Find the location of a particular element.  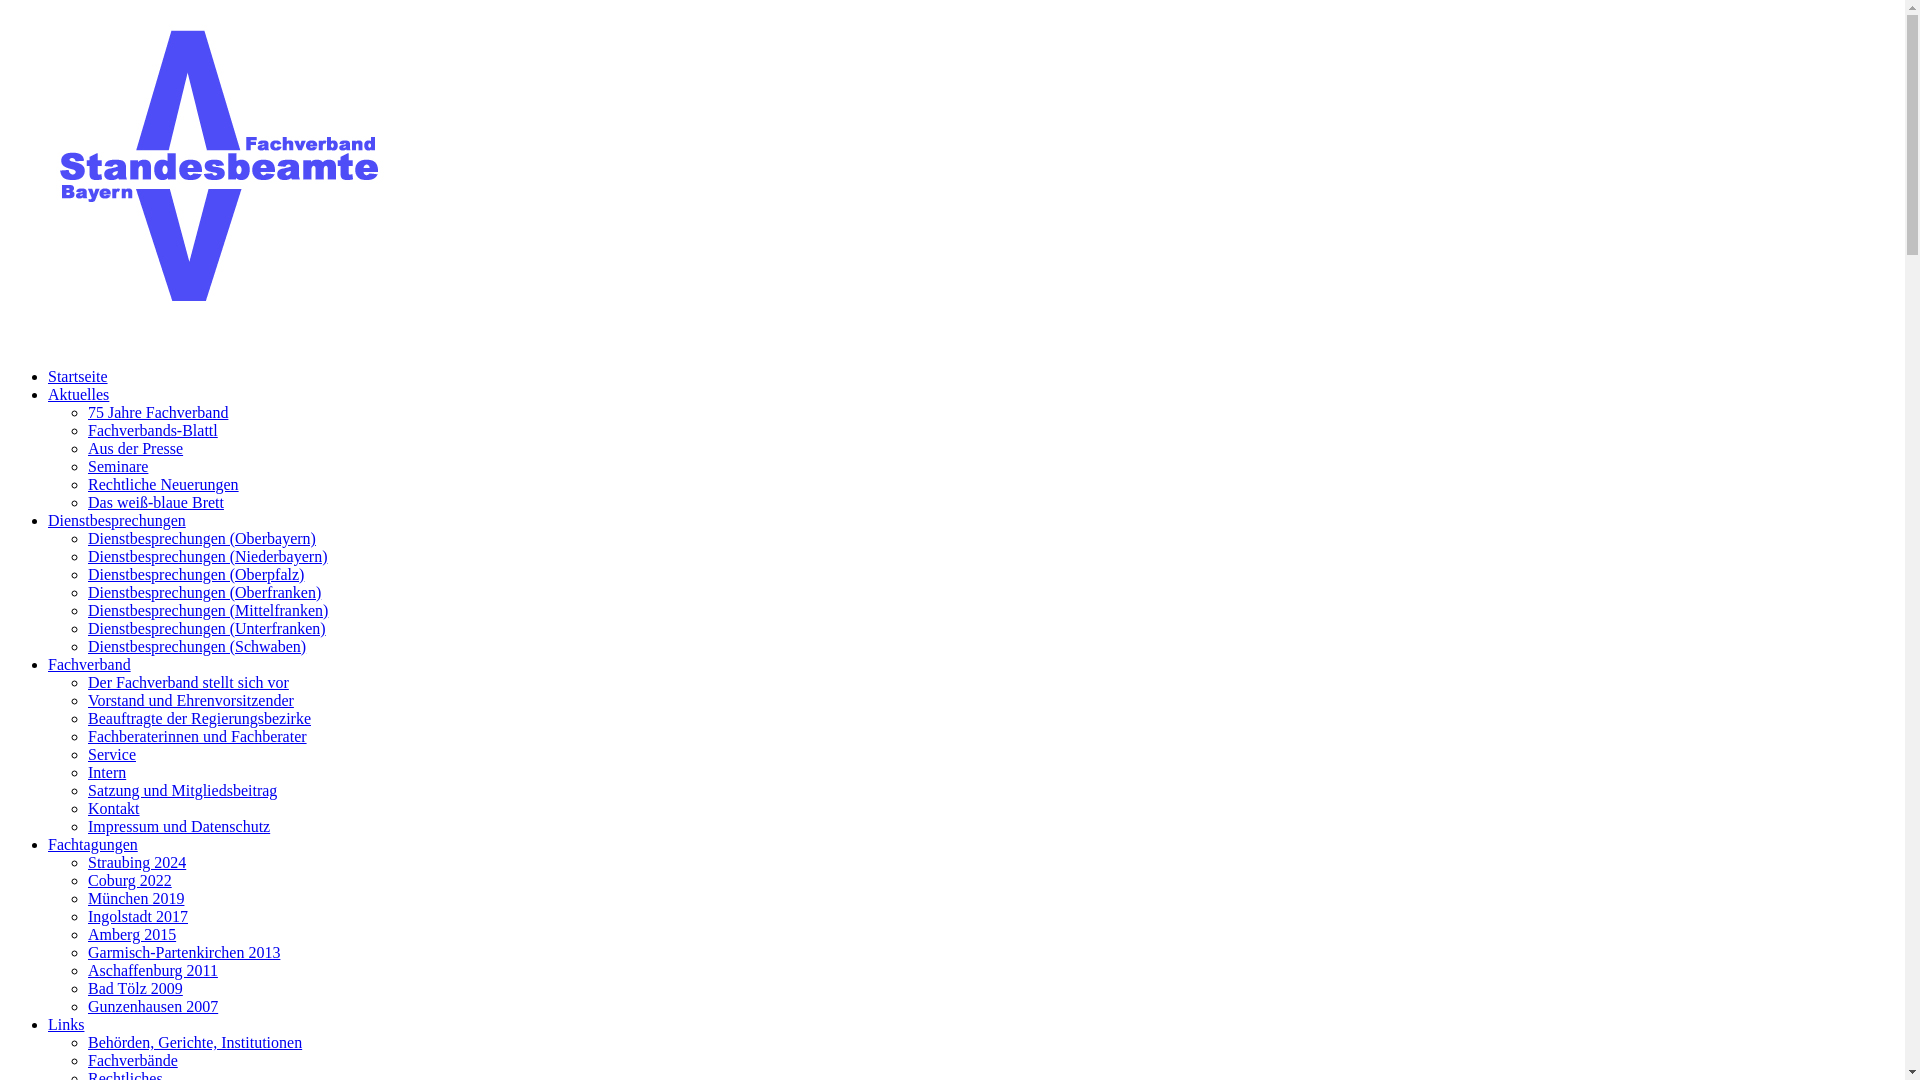

'Dienstbesprechungen (Mittelfranken)' is located at coordinates (207, 609).